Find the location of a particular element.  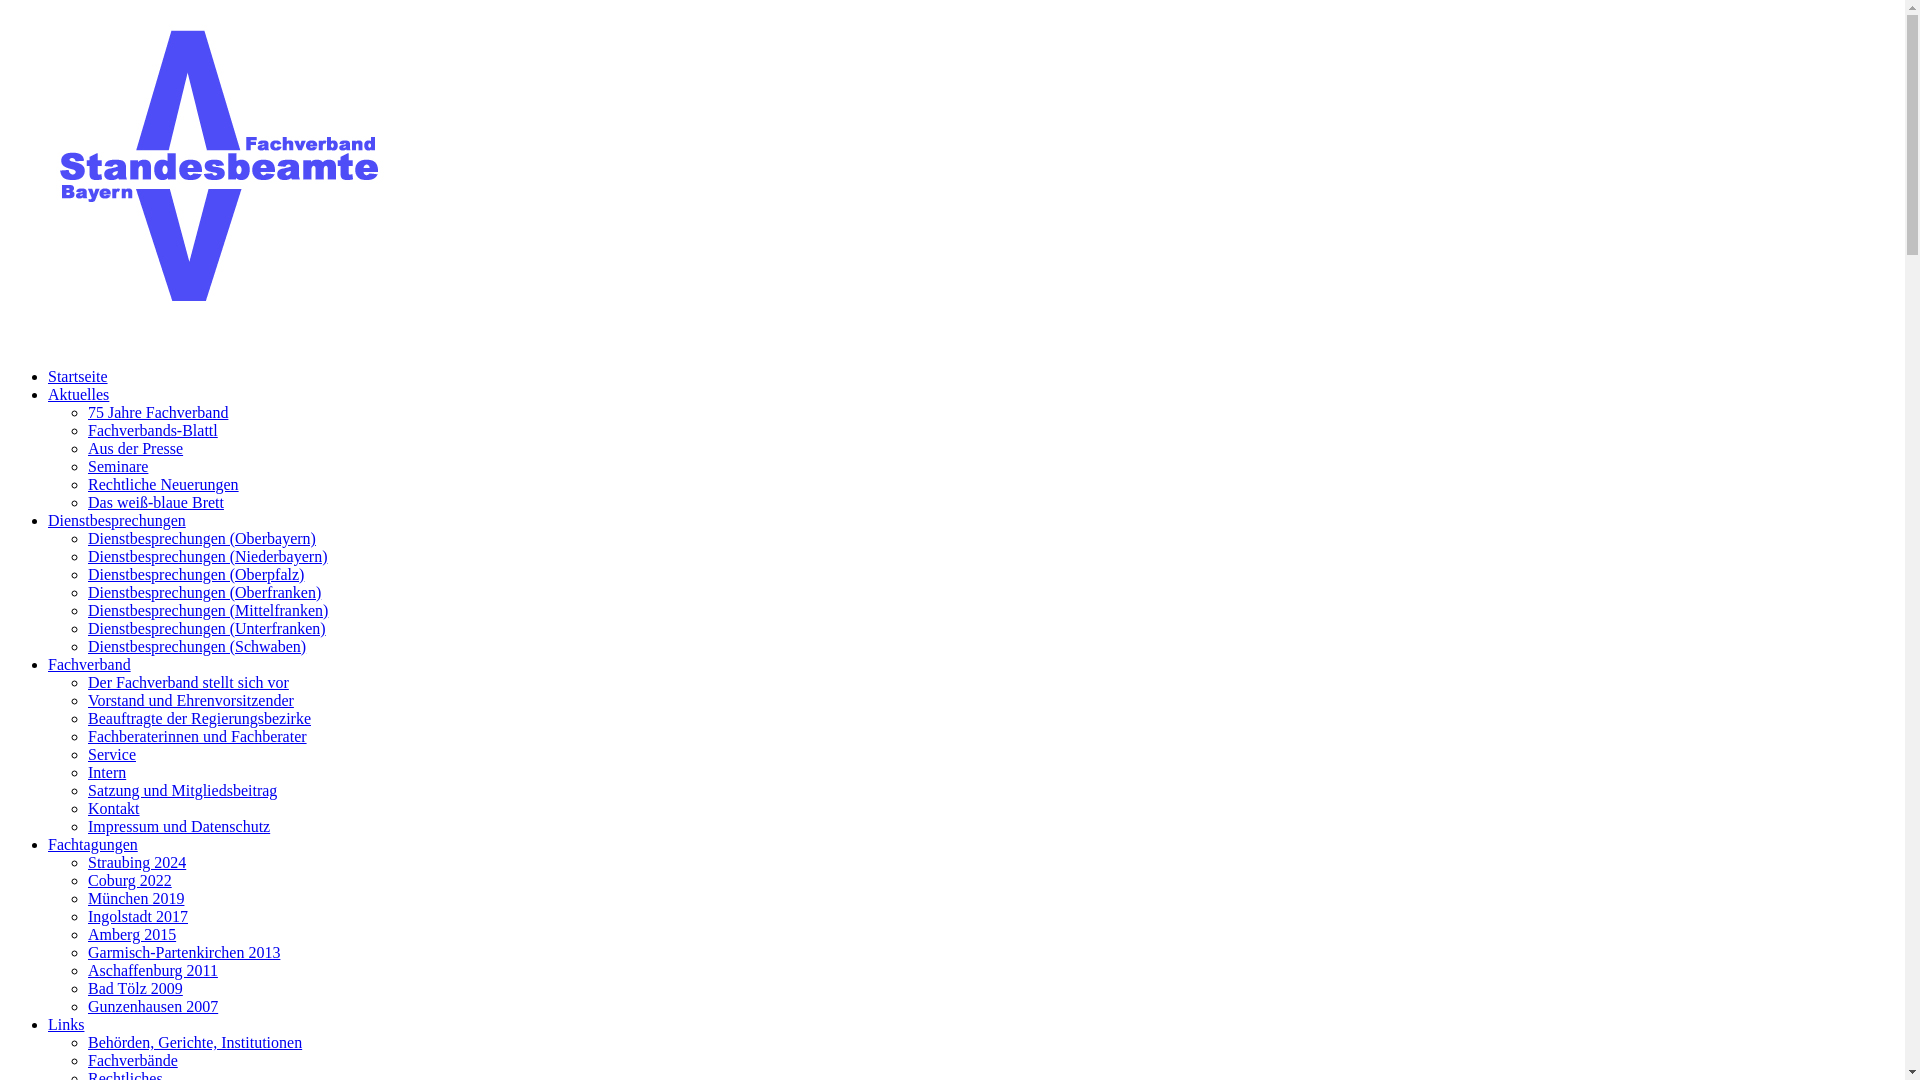

'Dienstbesprechungen (Mittelfranken)' is located at coordinates (207, 609).